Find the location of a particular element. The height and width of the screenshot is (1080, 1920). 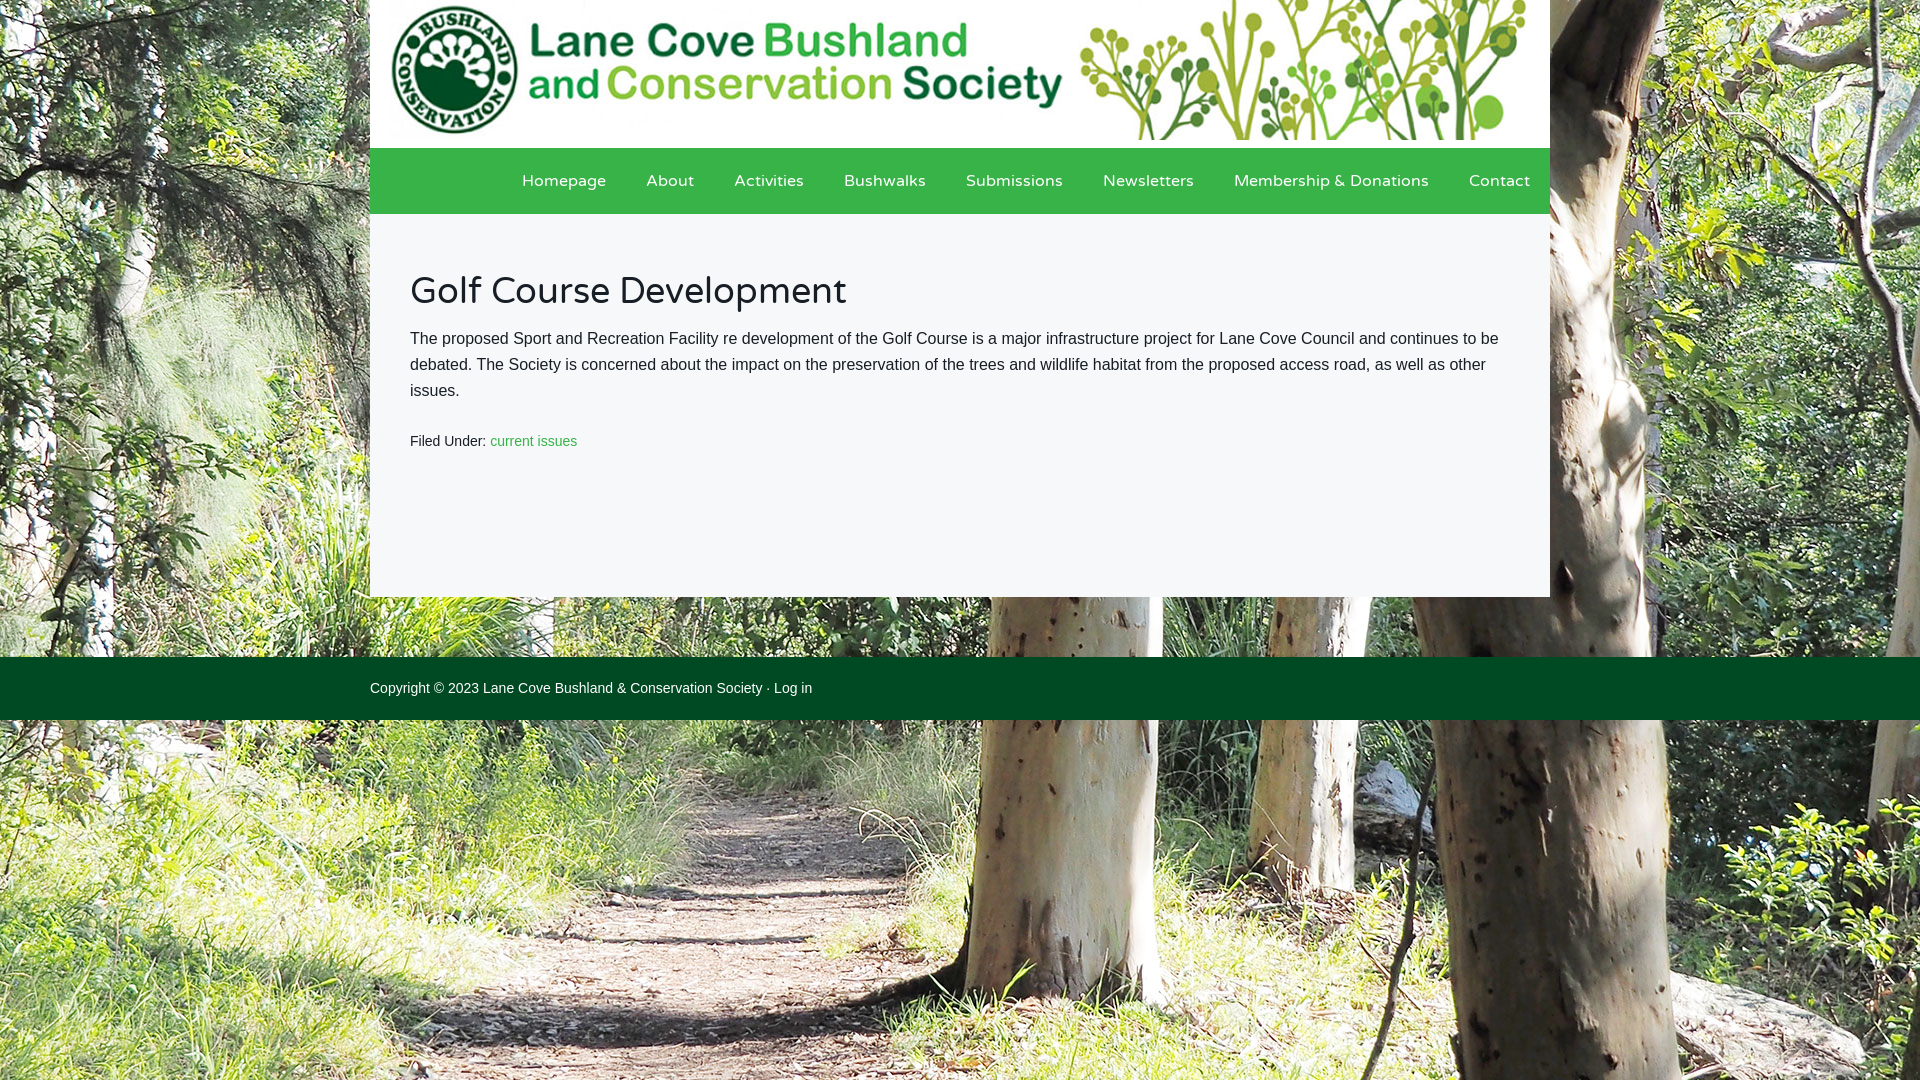

'current issues' is located at coordinates (533, 439).